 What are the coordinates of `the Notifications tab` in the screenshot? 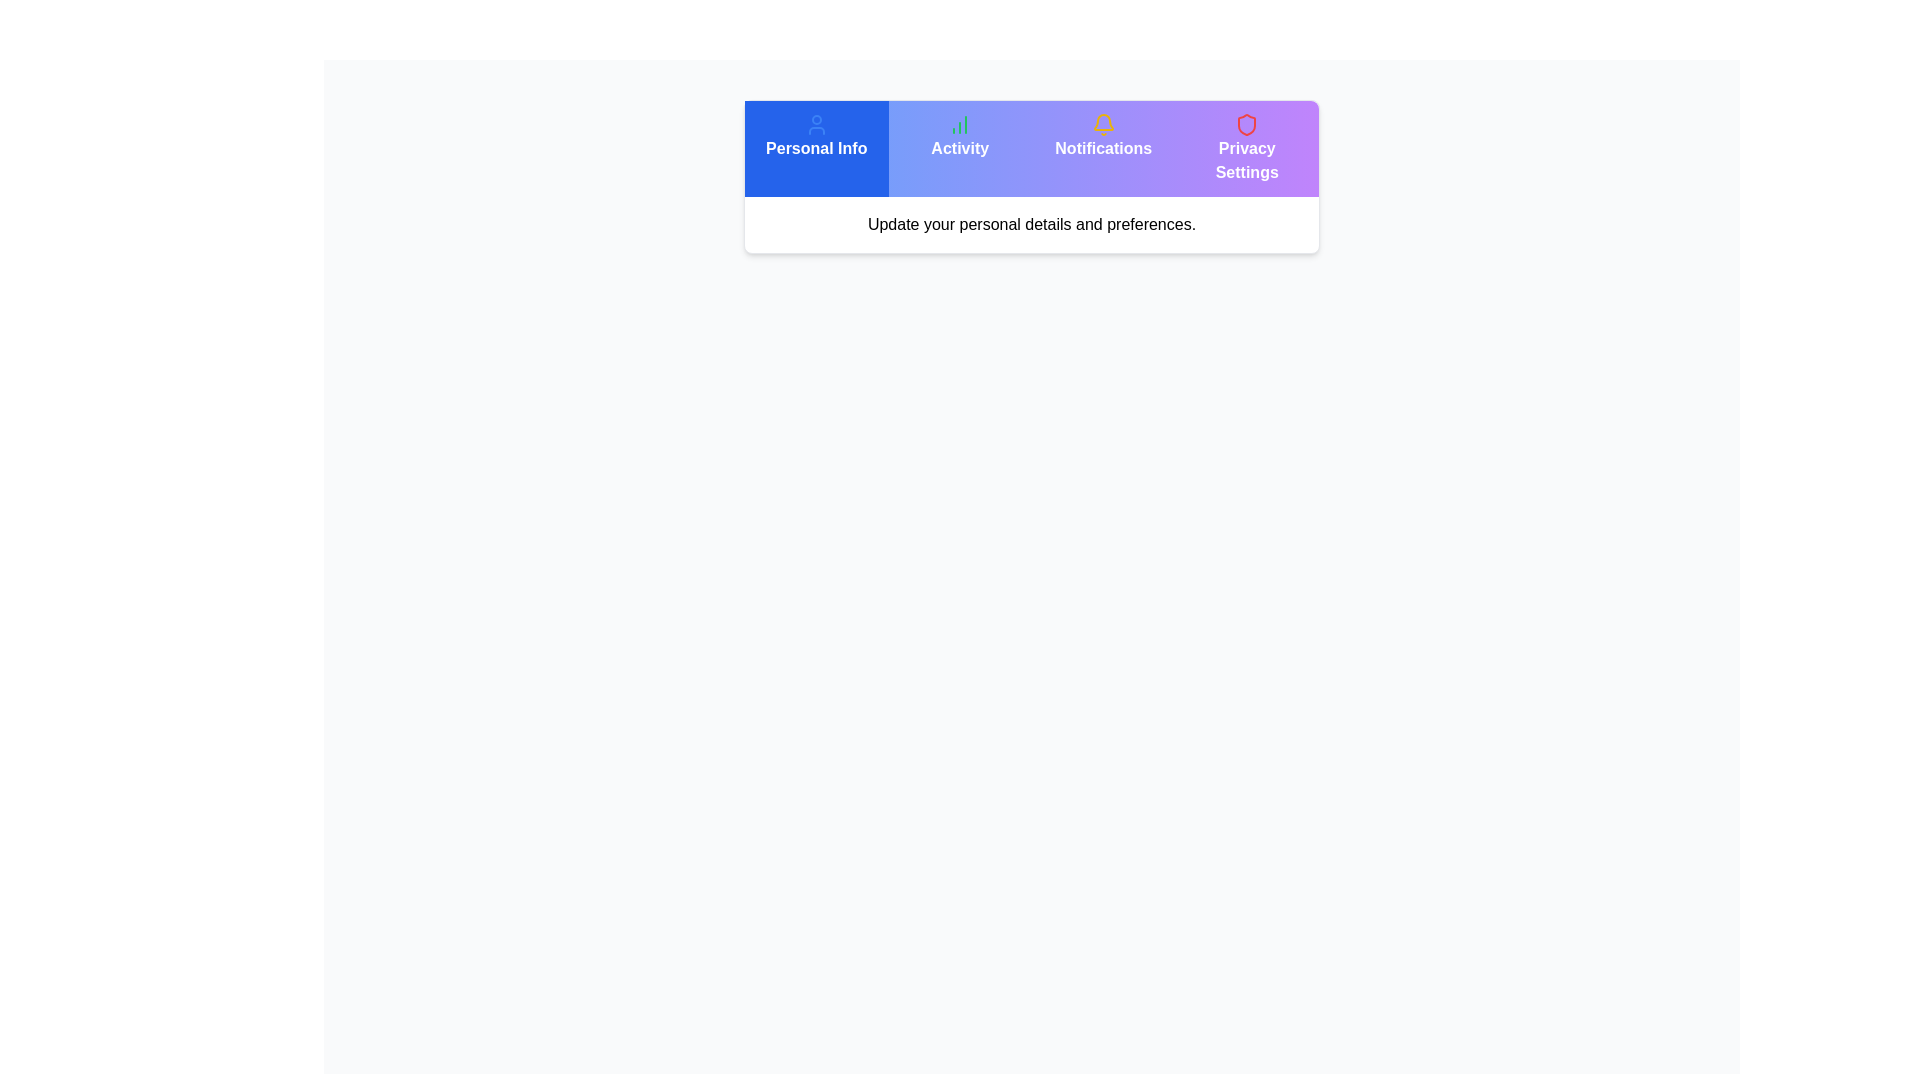 It's located at (1102, 148).